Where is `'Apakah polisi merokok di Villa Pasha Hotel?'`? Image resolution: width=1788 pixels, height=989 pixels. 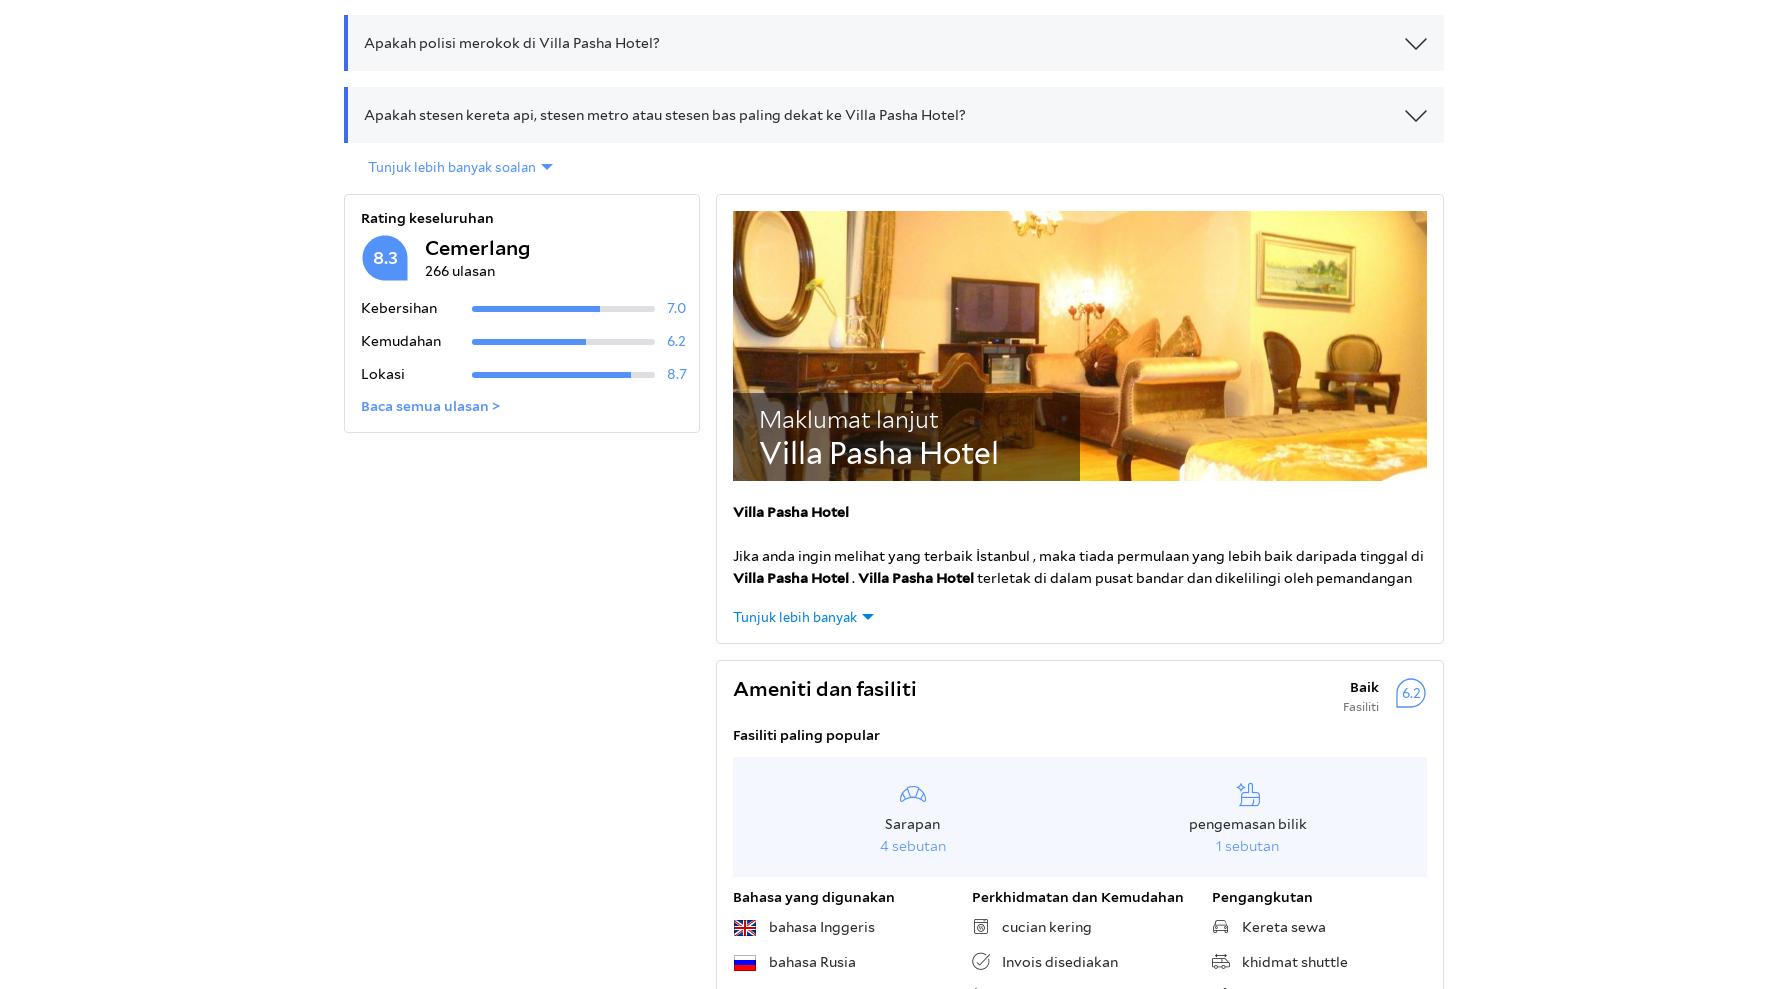
'Apakah polisi merokok di Villa Pasha Hotel?' is located at coordinates (512, 42).